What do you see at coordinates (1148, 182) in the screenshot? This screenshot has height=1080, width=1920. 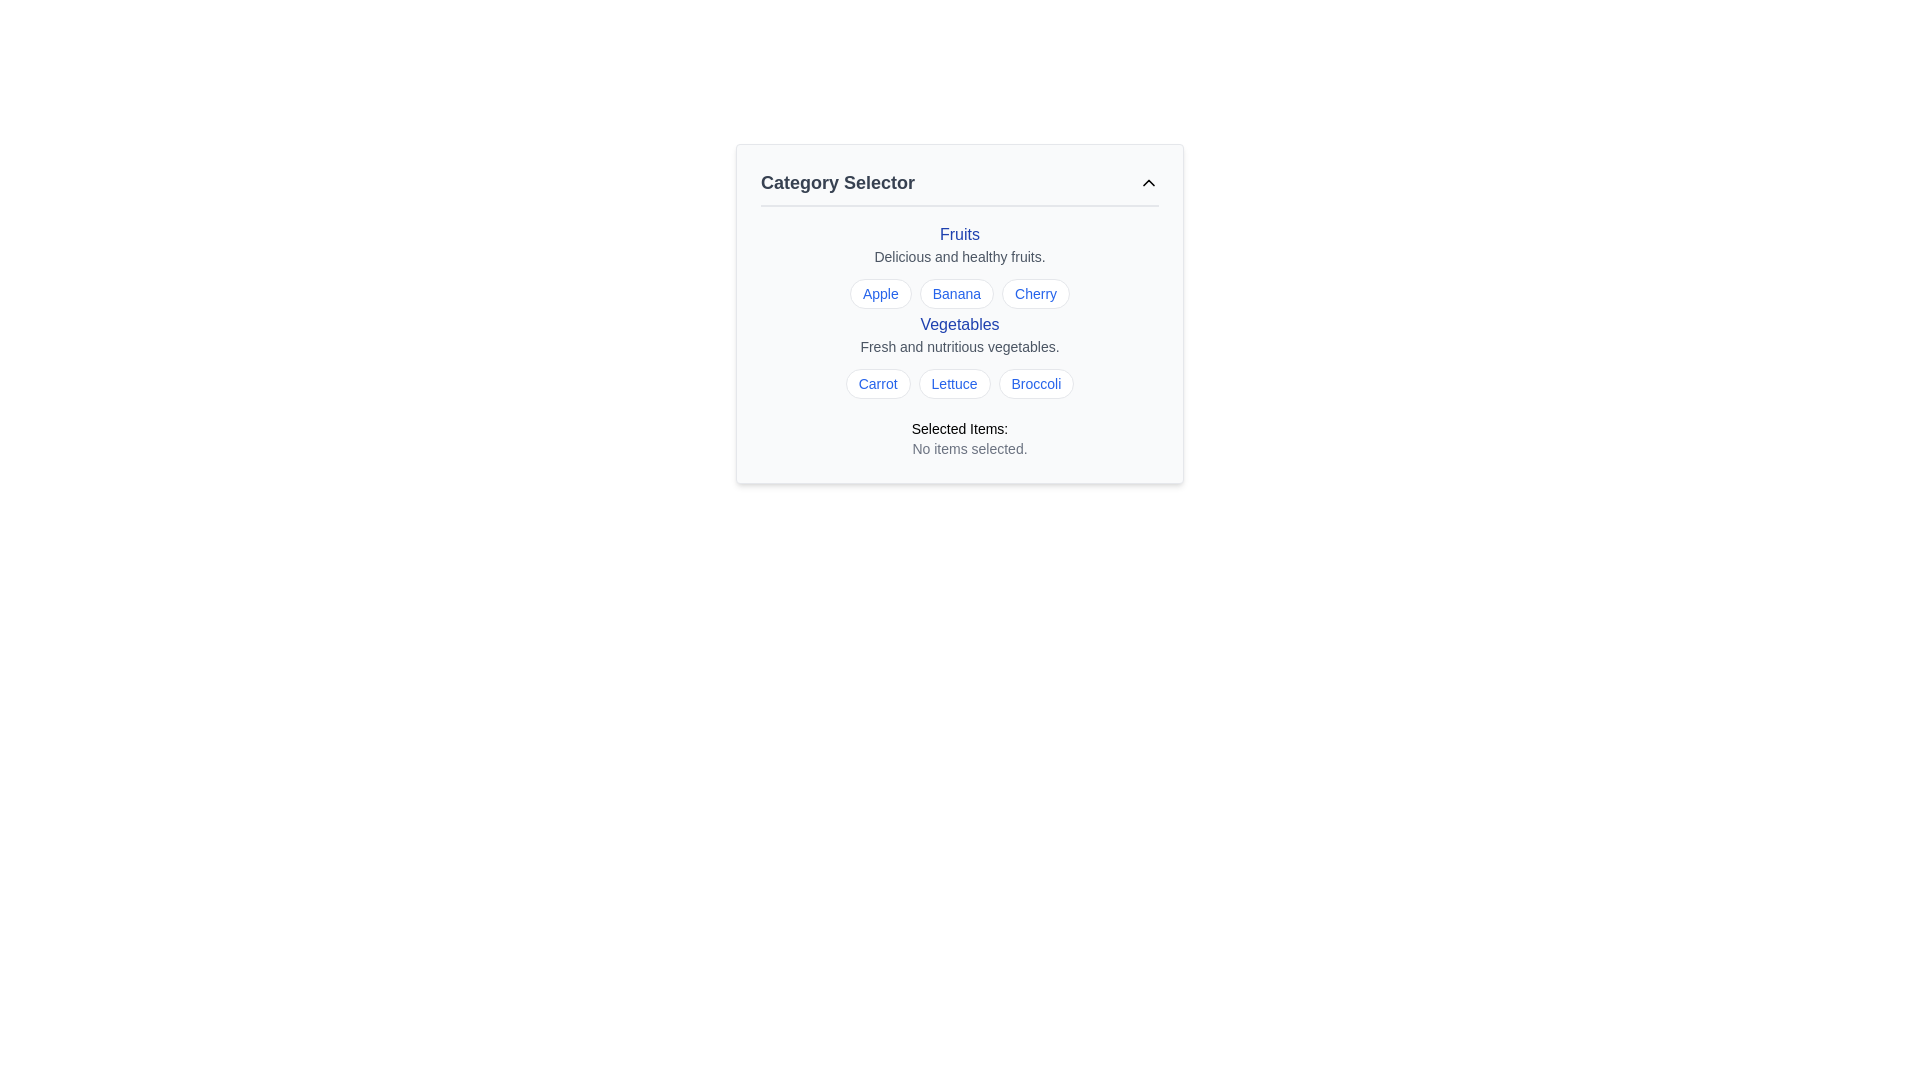 I see `the upward-pointing chevron icon located in the top-right corner of the 'Category Selector' header` at bounding box center [1148, 182].